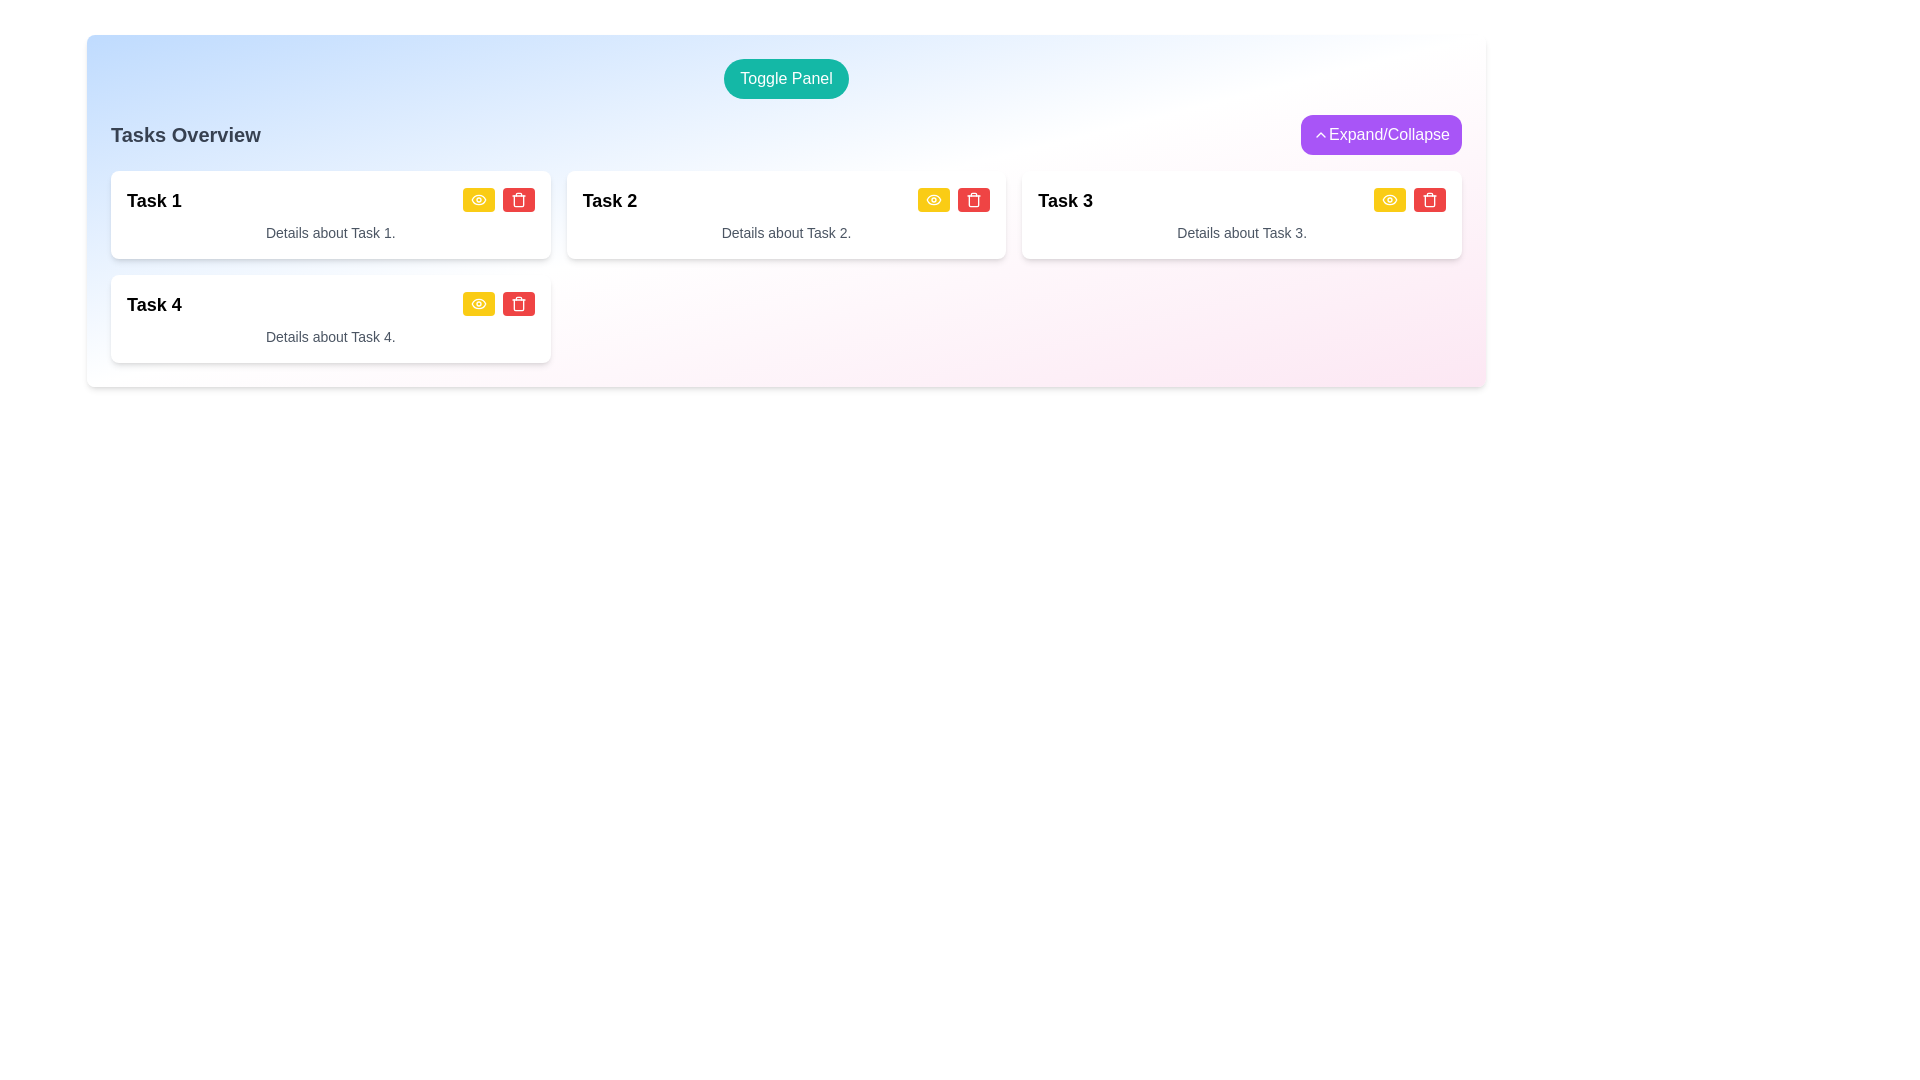 The width and height of the screenshot is (1920, 1080). Describe the element at coordinates (153, 200) in the screenshot. I see `the text label element that serves as the title for the task card, labeled 'Task 1', located in the header section` at that location.